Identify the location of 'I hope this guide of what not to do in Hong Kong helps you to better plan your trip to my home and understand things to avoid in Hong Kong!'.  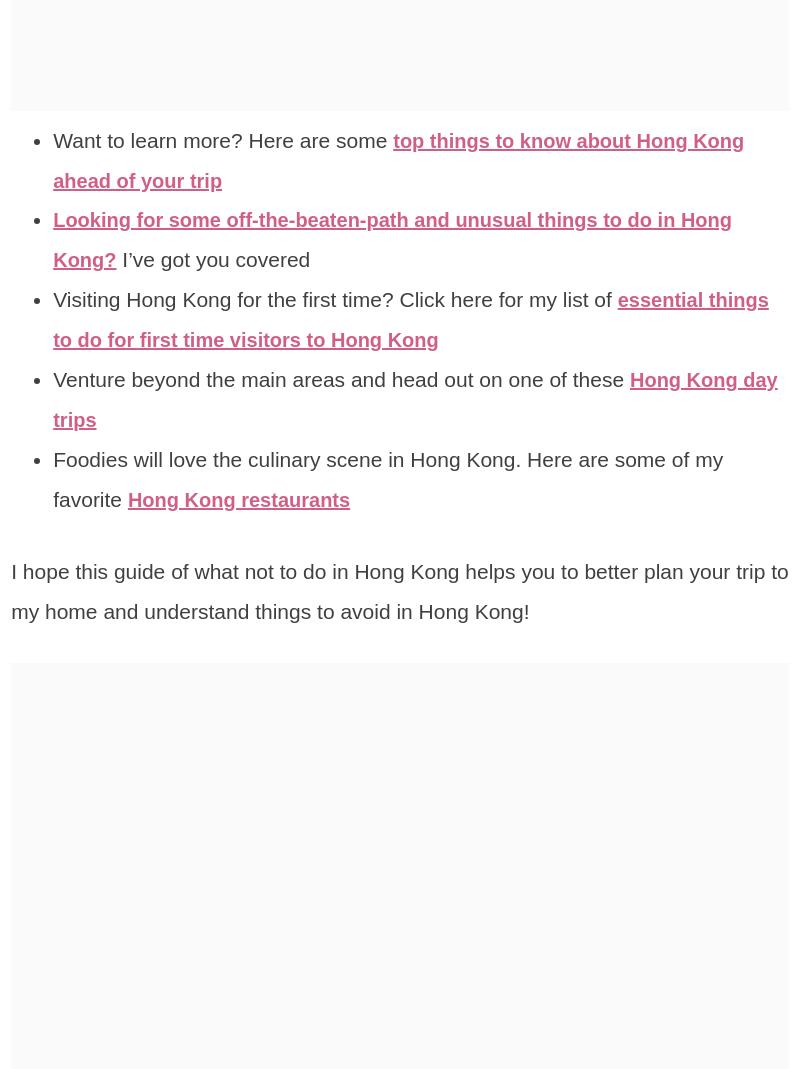
(11, 590).